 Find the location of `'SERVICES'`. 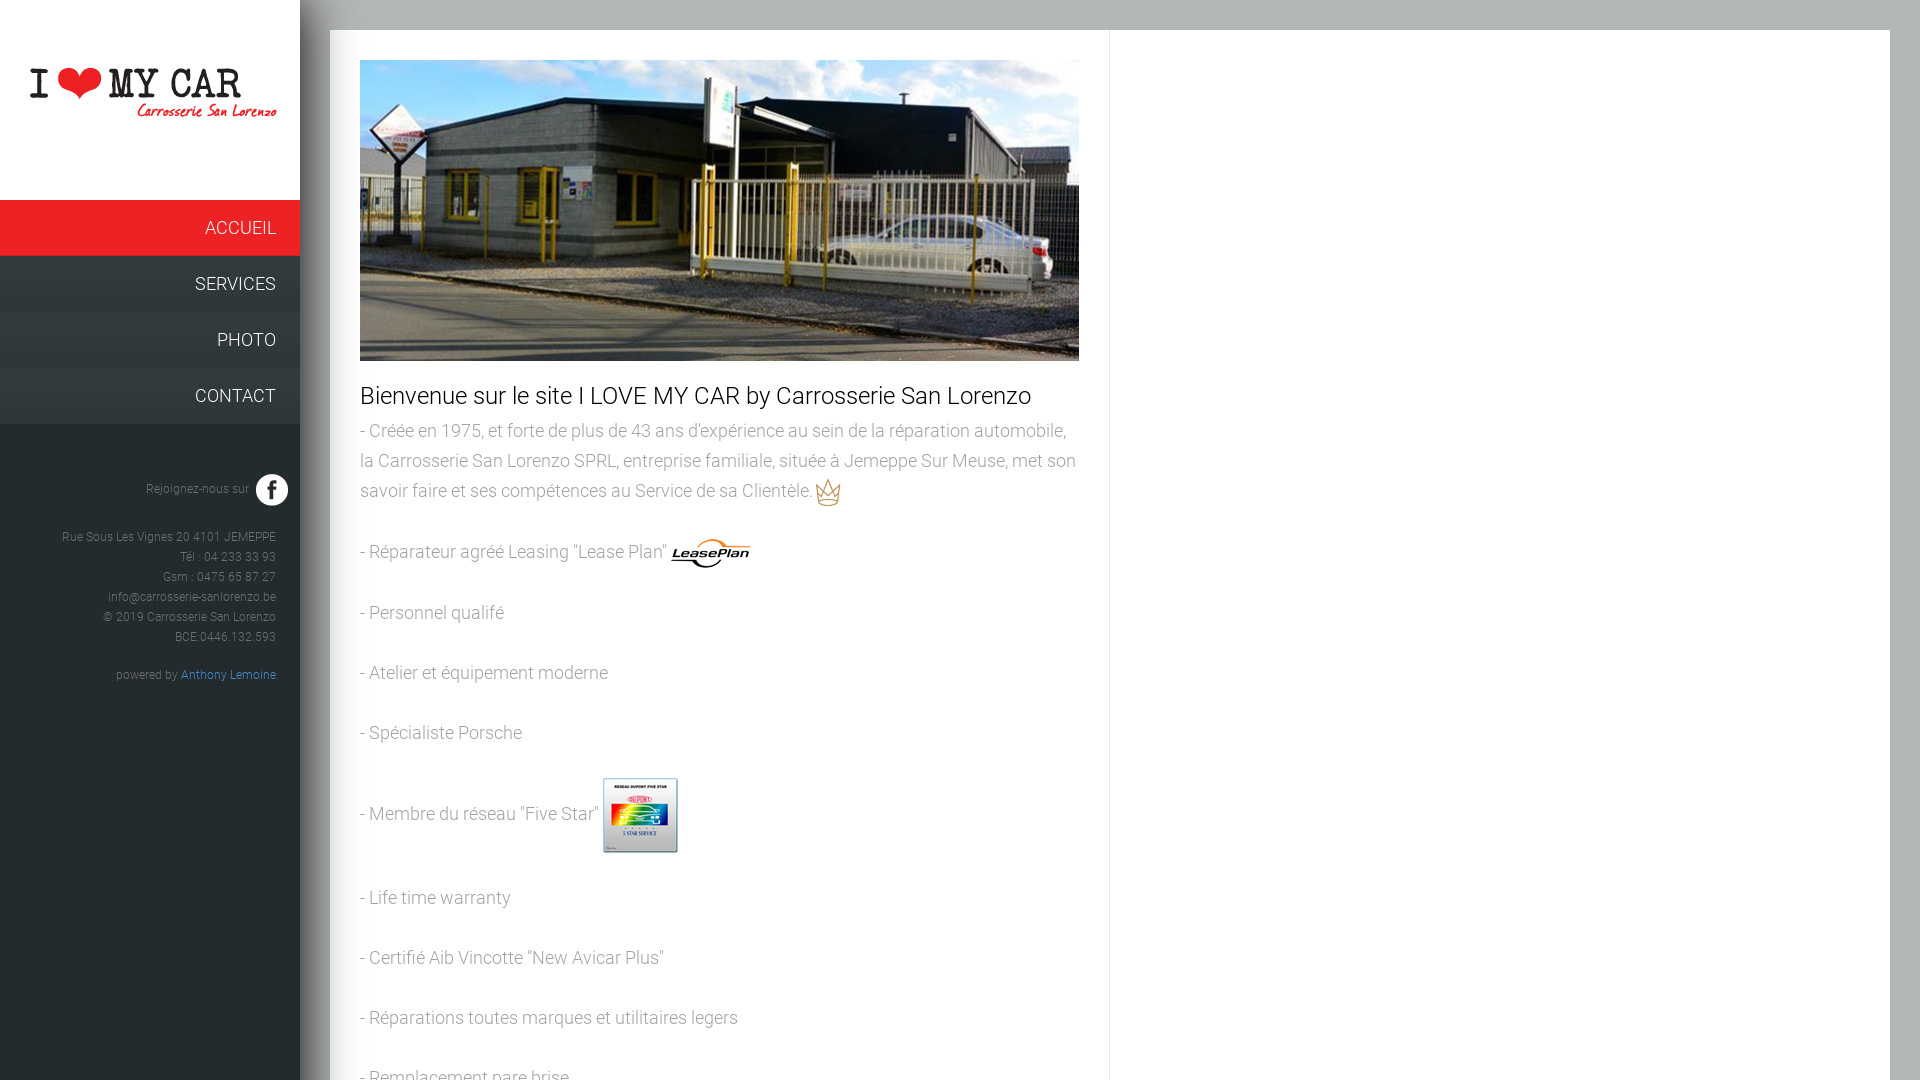

'SERVICES' is located at coordinates (148, 284).